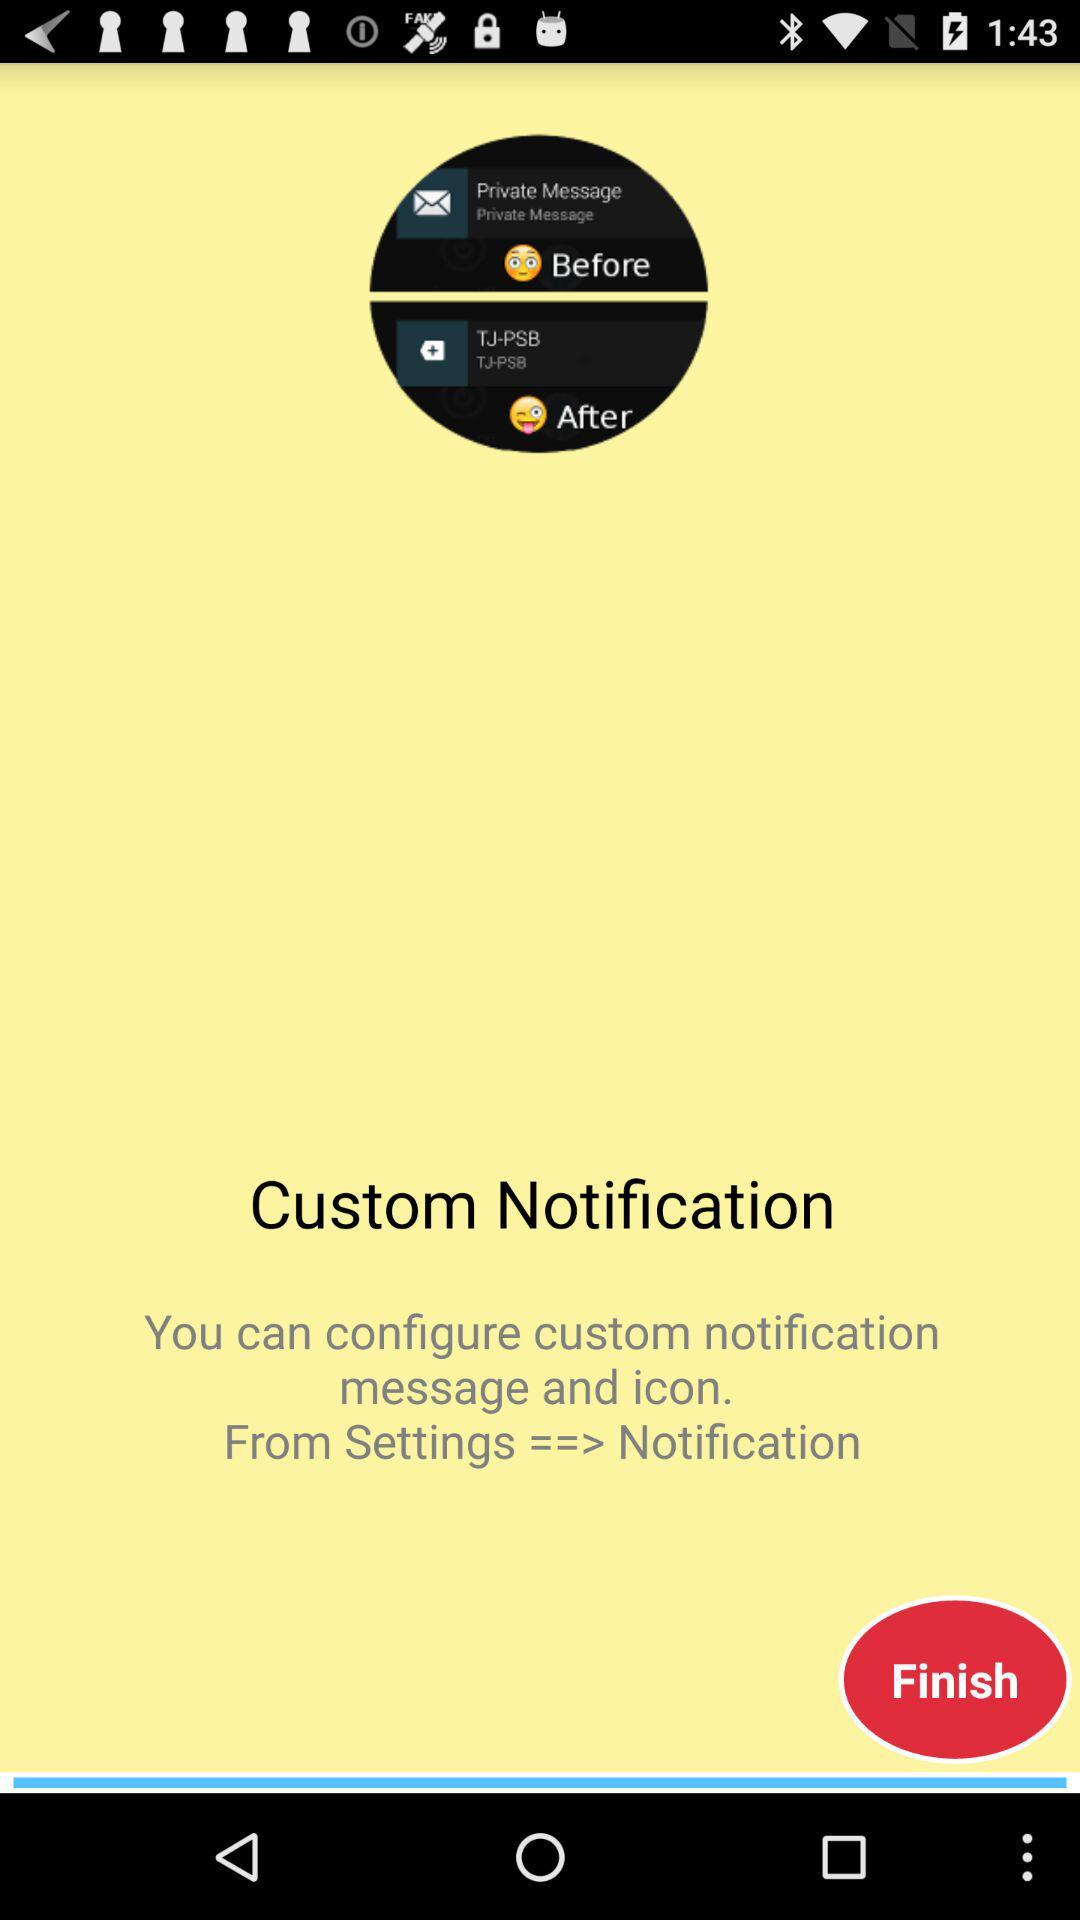 This screenshot has width=1080, height=1920. I want to click on the finish button, so click(954, 1679).